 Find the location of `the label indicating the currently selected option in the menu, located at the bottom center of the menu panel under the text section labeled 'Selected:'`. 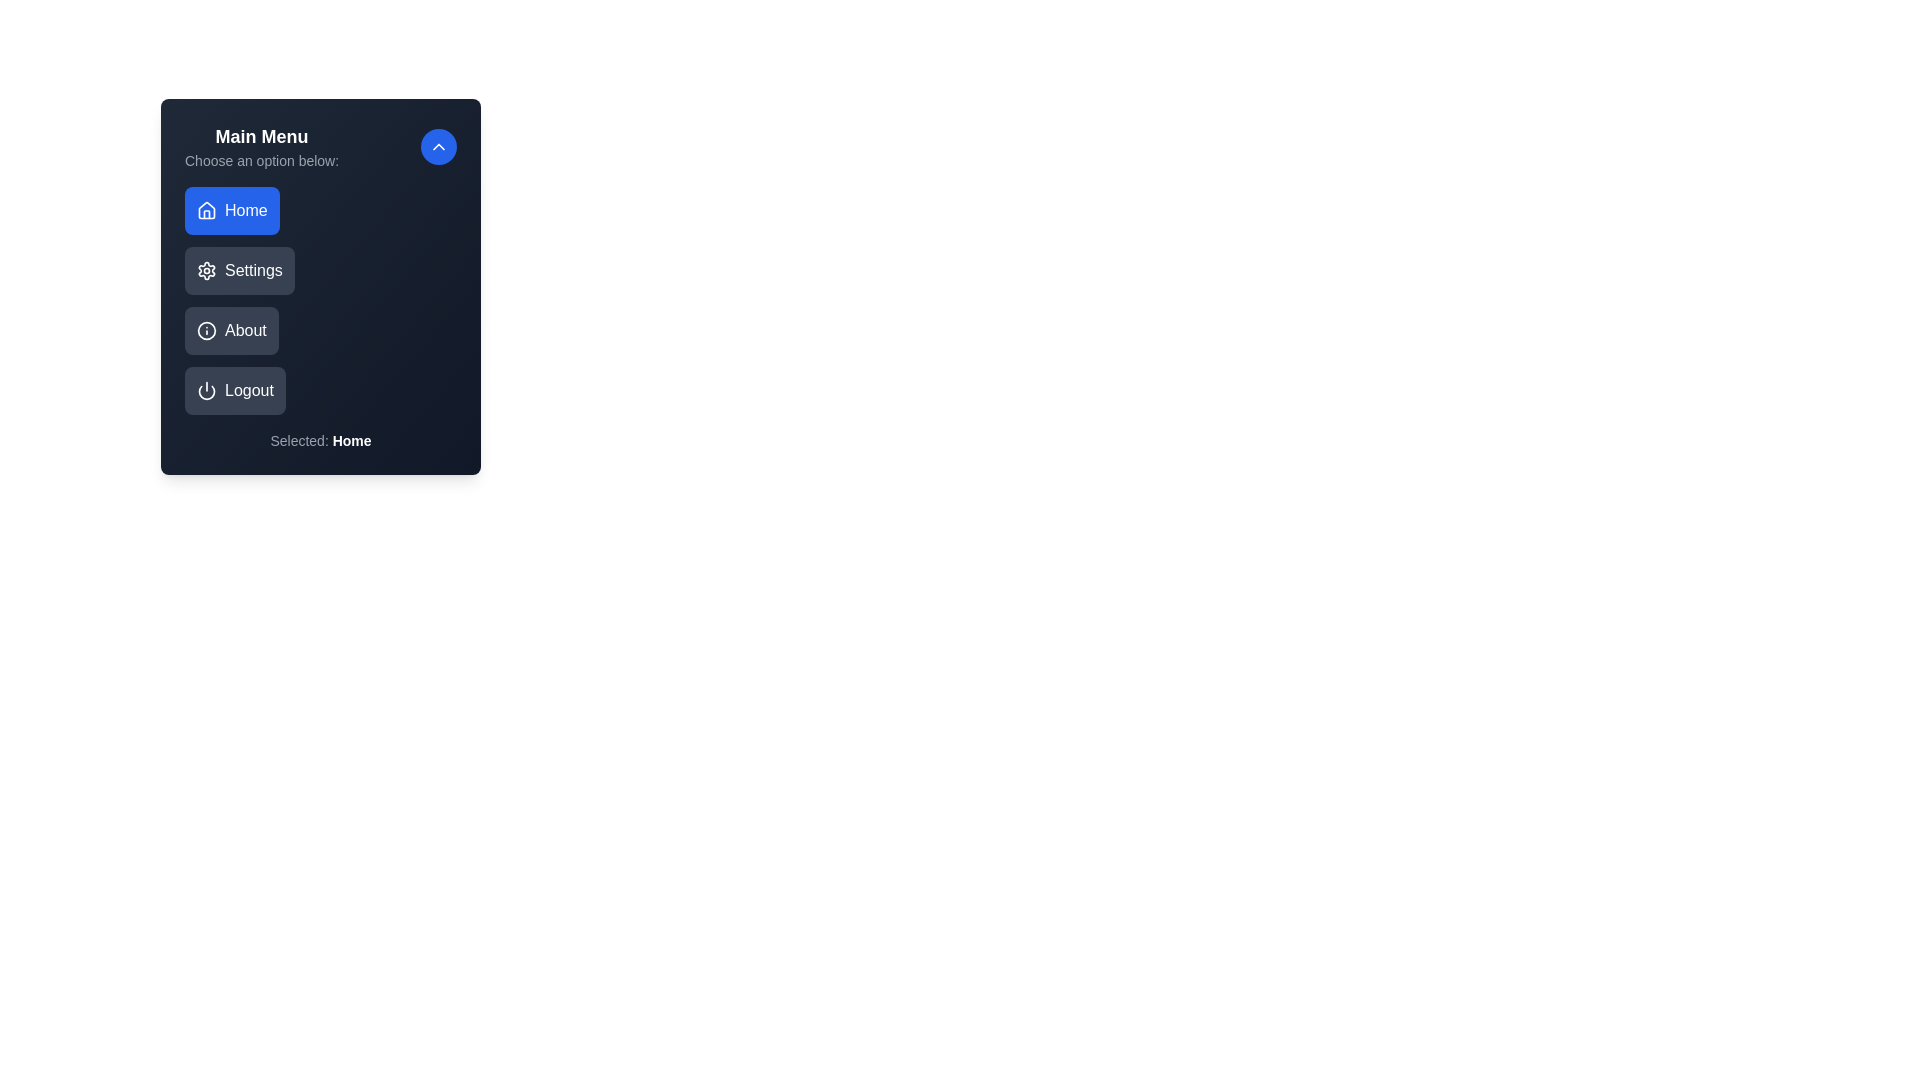

the label indicating the currently selected option in the menu, located at the bottom center of the menu panel under the text section labeled 'Selected:' is located at coordinates (352, 439).